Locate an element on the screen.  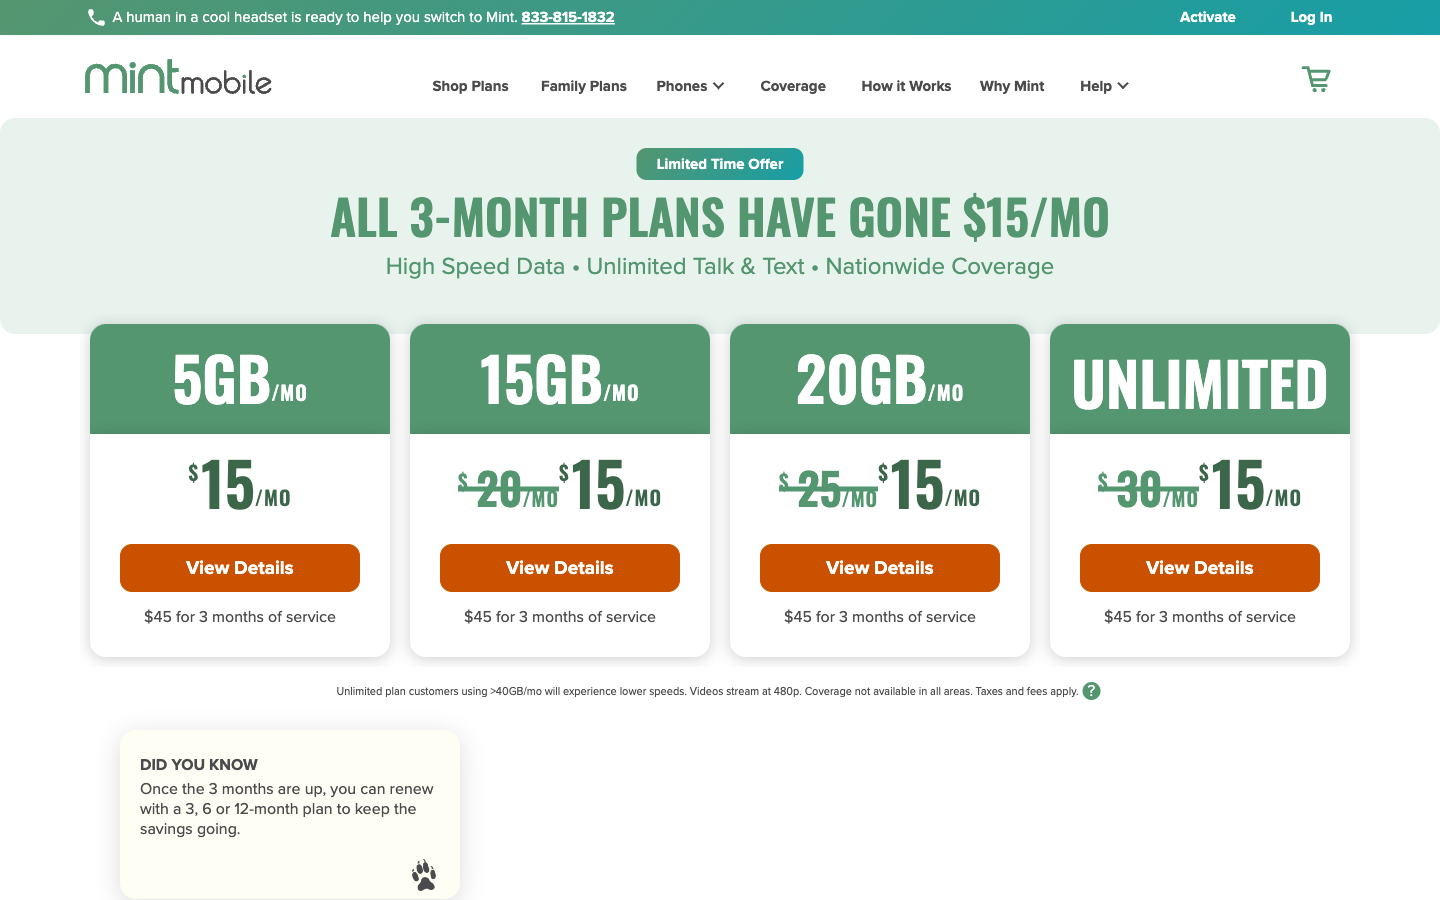
the Login interface is located at coordinates (1299, 16).